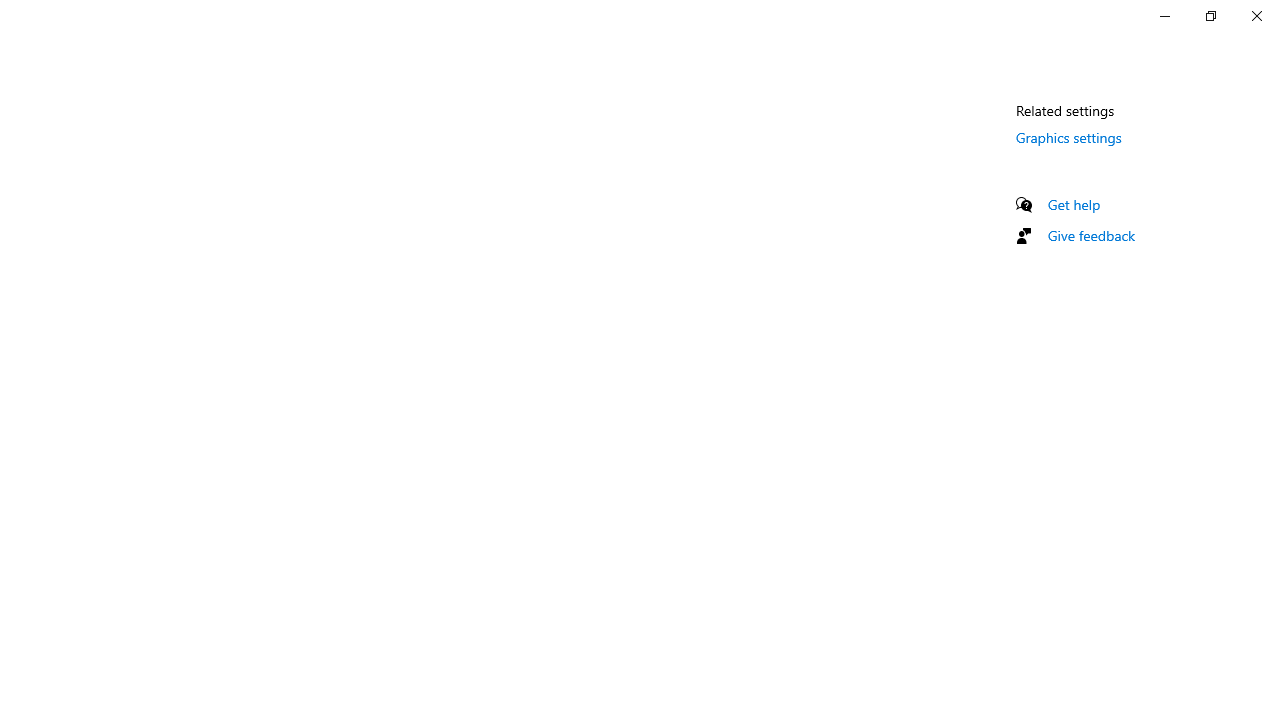 This screenshot has height=720, width=1280. I want to click on 'Close Settings', so click(1255, 15).